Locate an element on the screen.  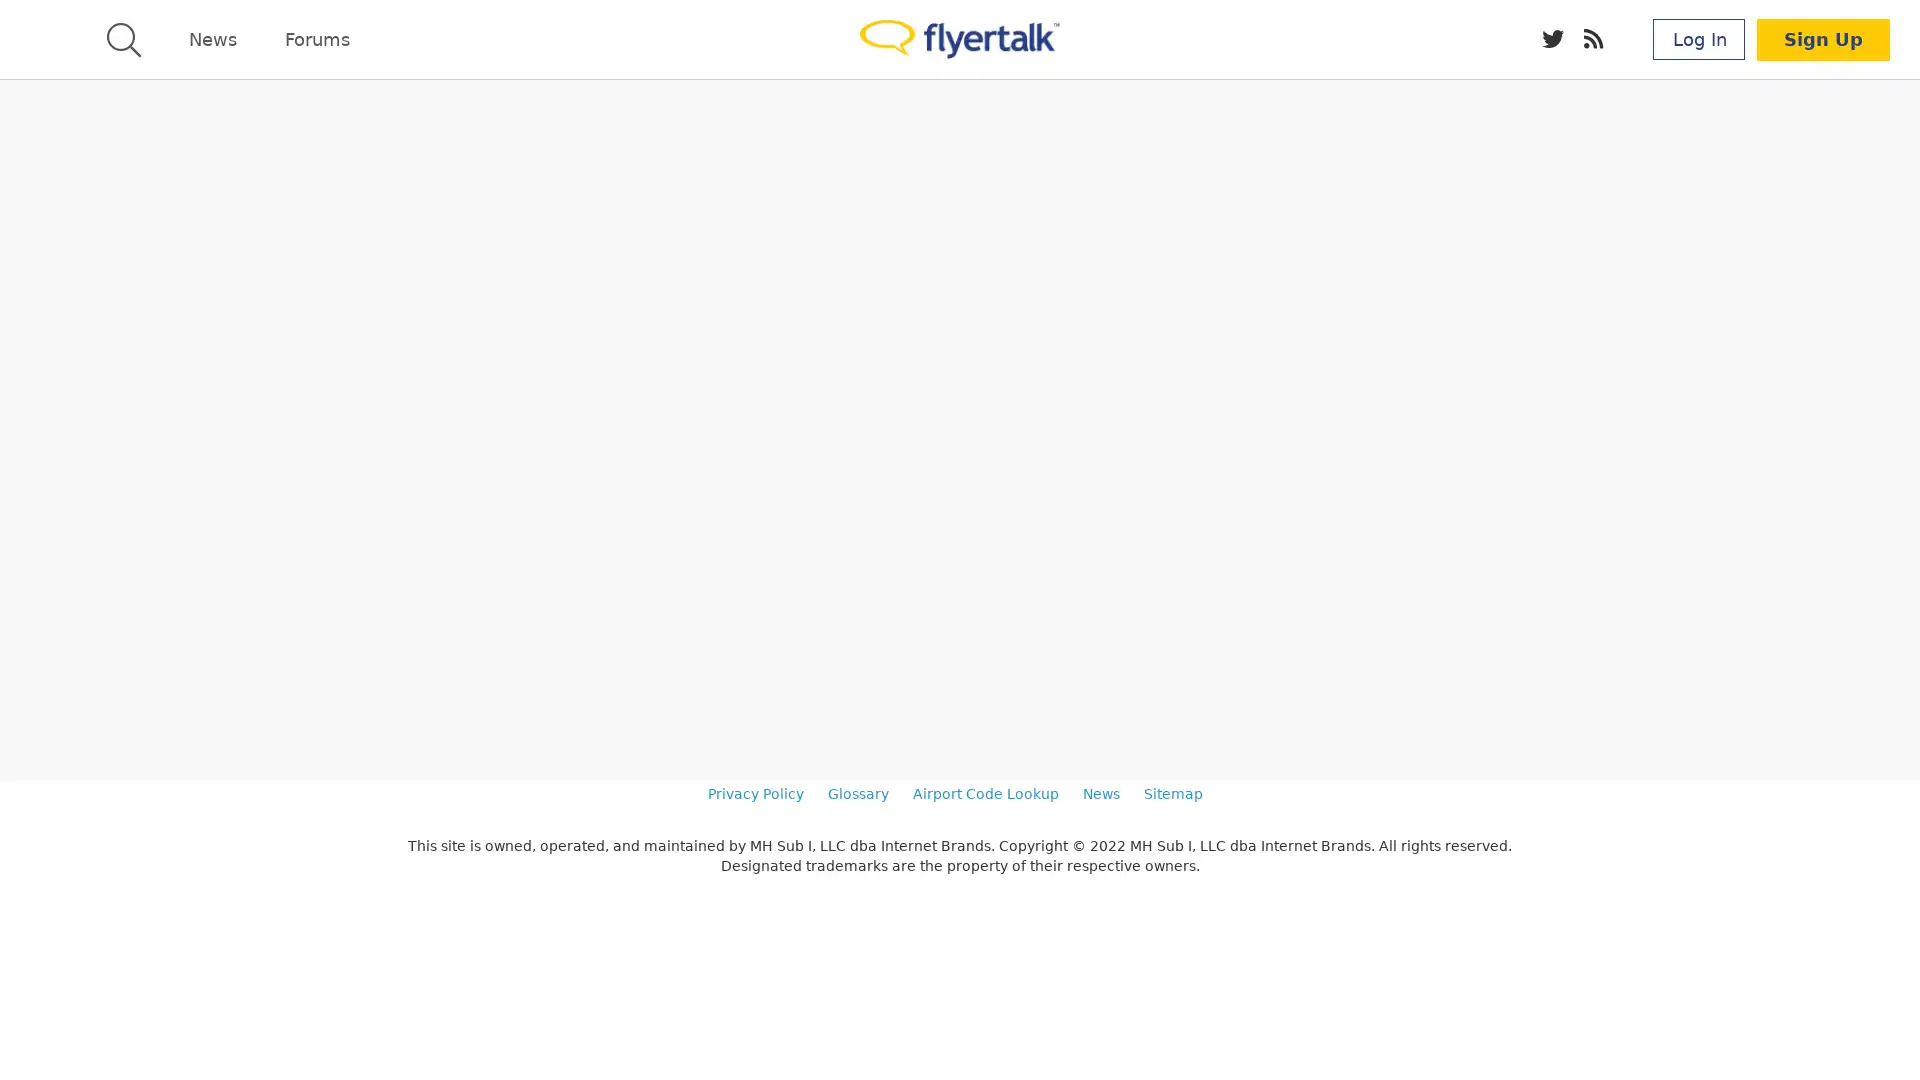
More Information is located at coordinates (1126, 1038).